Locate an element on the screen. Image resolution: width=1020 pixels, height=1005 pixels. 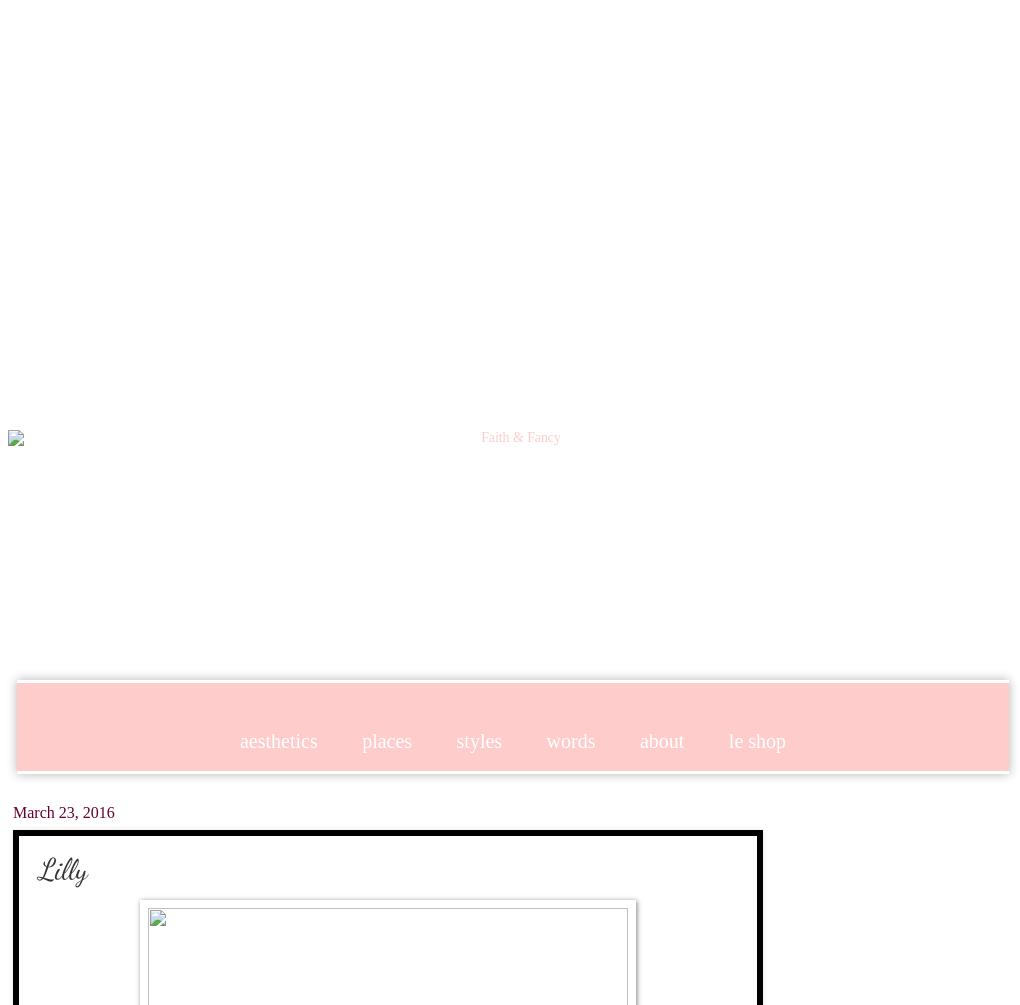
'le shop' is located at coordinates (757, 739).